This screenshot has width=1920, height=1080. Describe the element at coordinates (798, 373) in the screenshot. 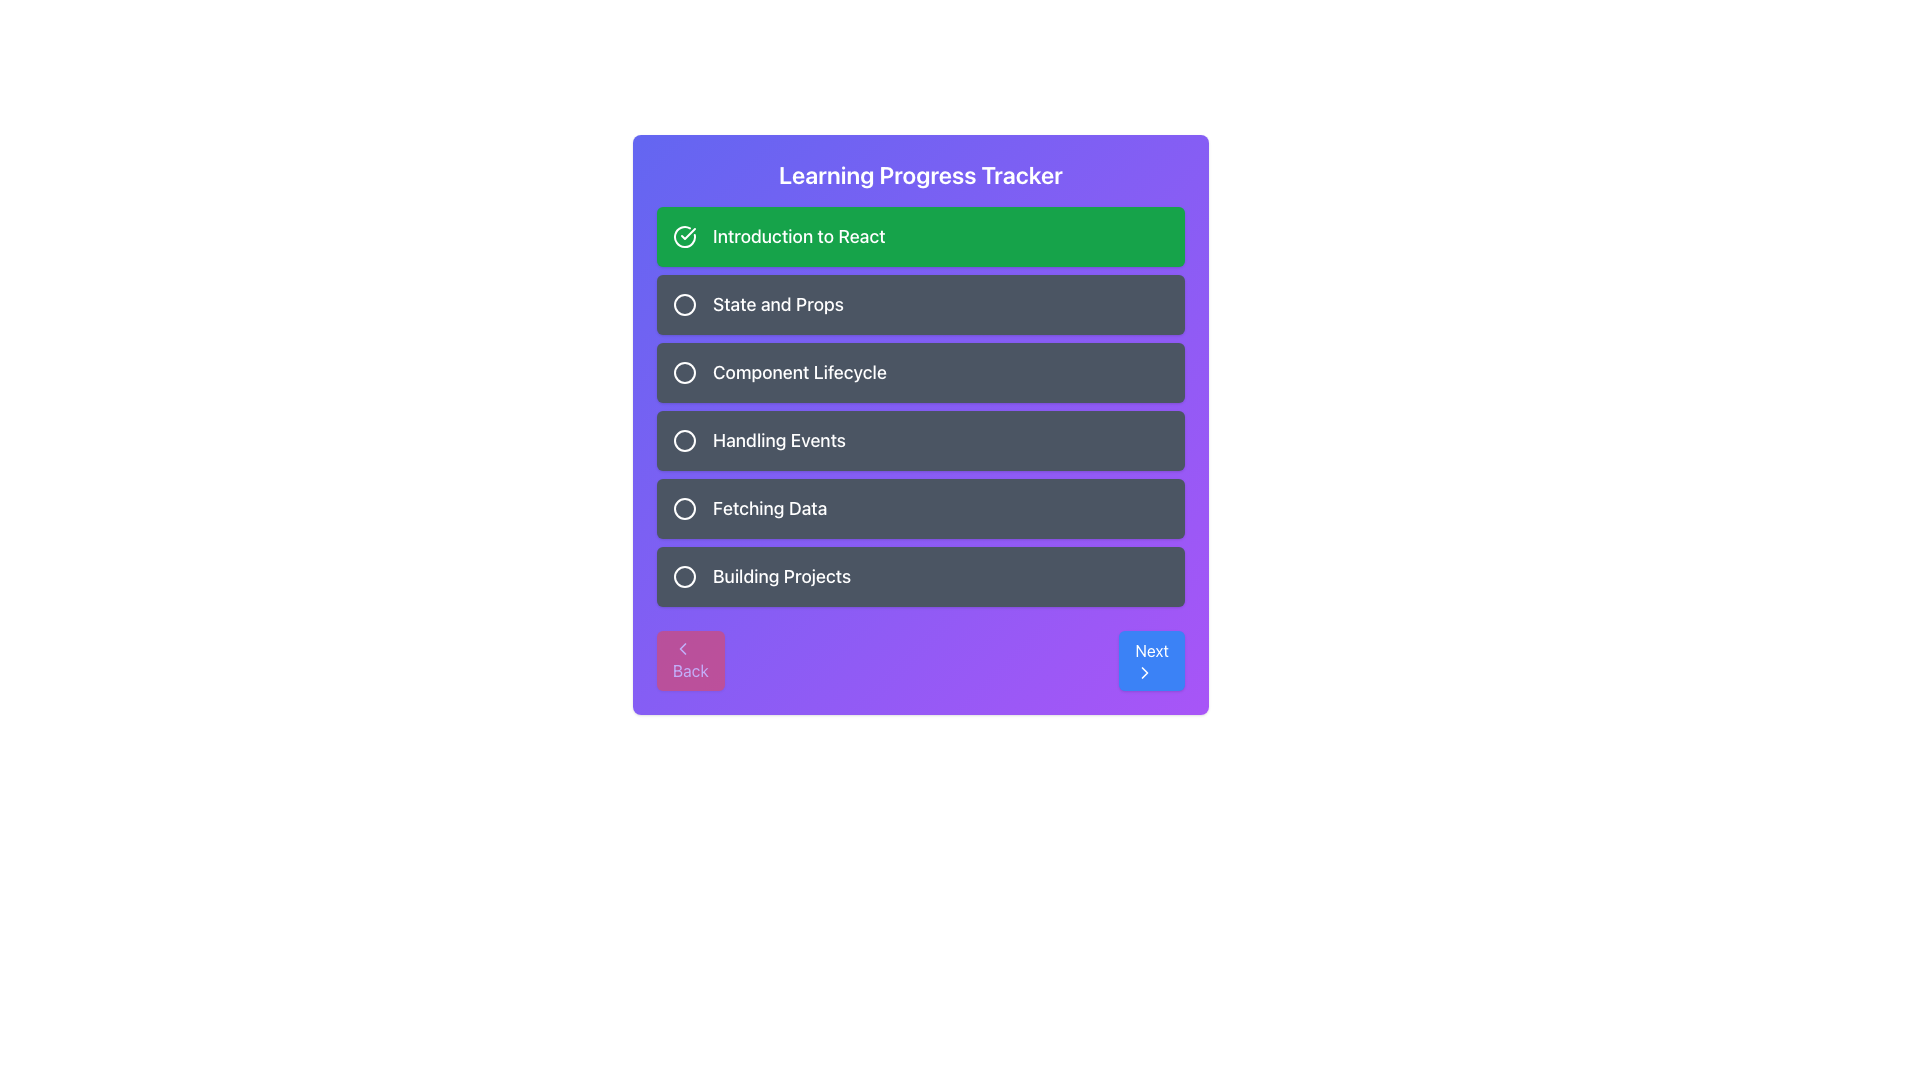

I see `text content of the third option in the vertical list of progress steps within the learning progress tracker card, located between 'State and Props' and 'Handling Events'` at that location.